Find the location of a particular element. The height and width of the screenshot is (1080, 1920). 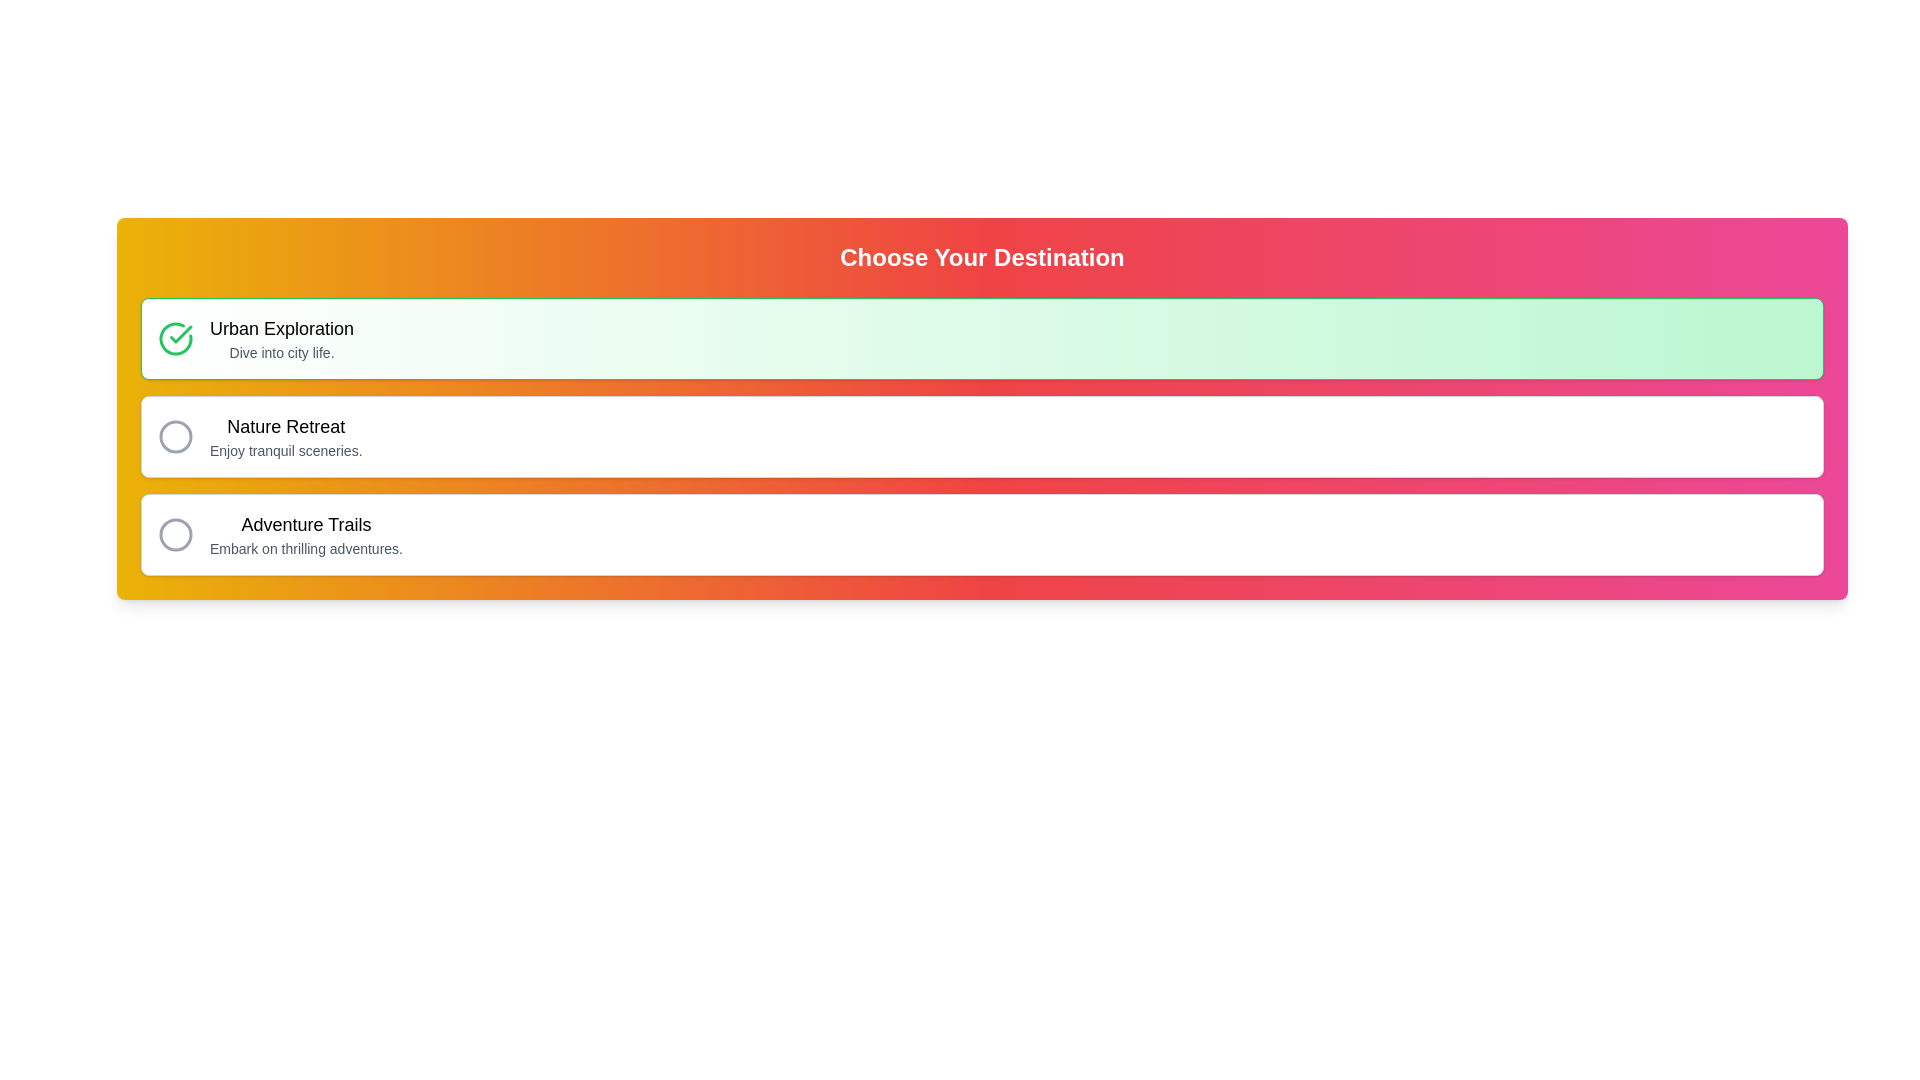

the first selectable list item labeled 'Urban Exploration' located below the header 'Choose Your Destination' is located at coordinates (982, 338).